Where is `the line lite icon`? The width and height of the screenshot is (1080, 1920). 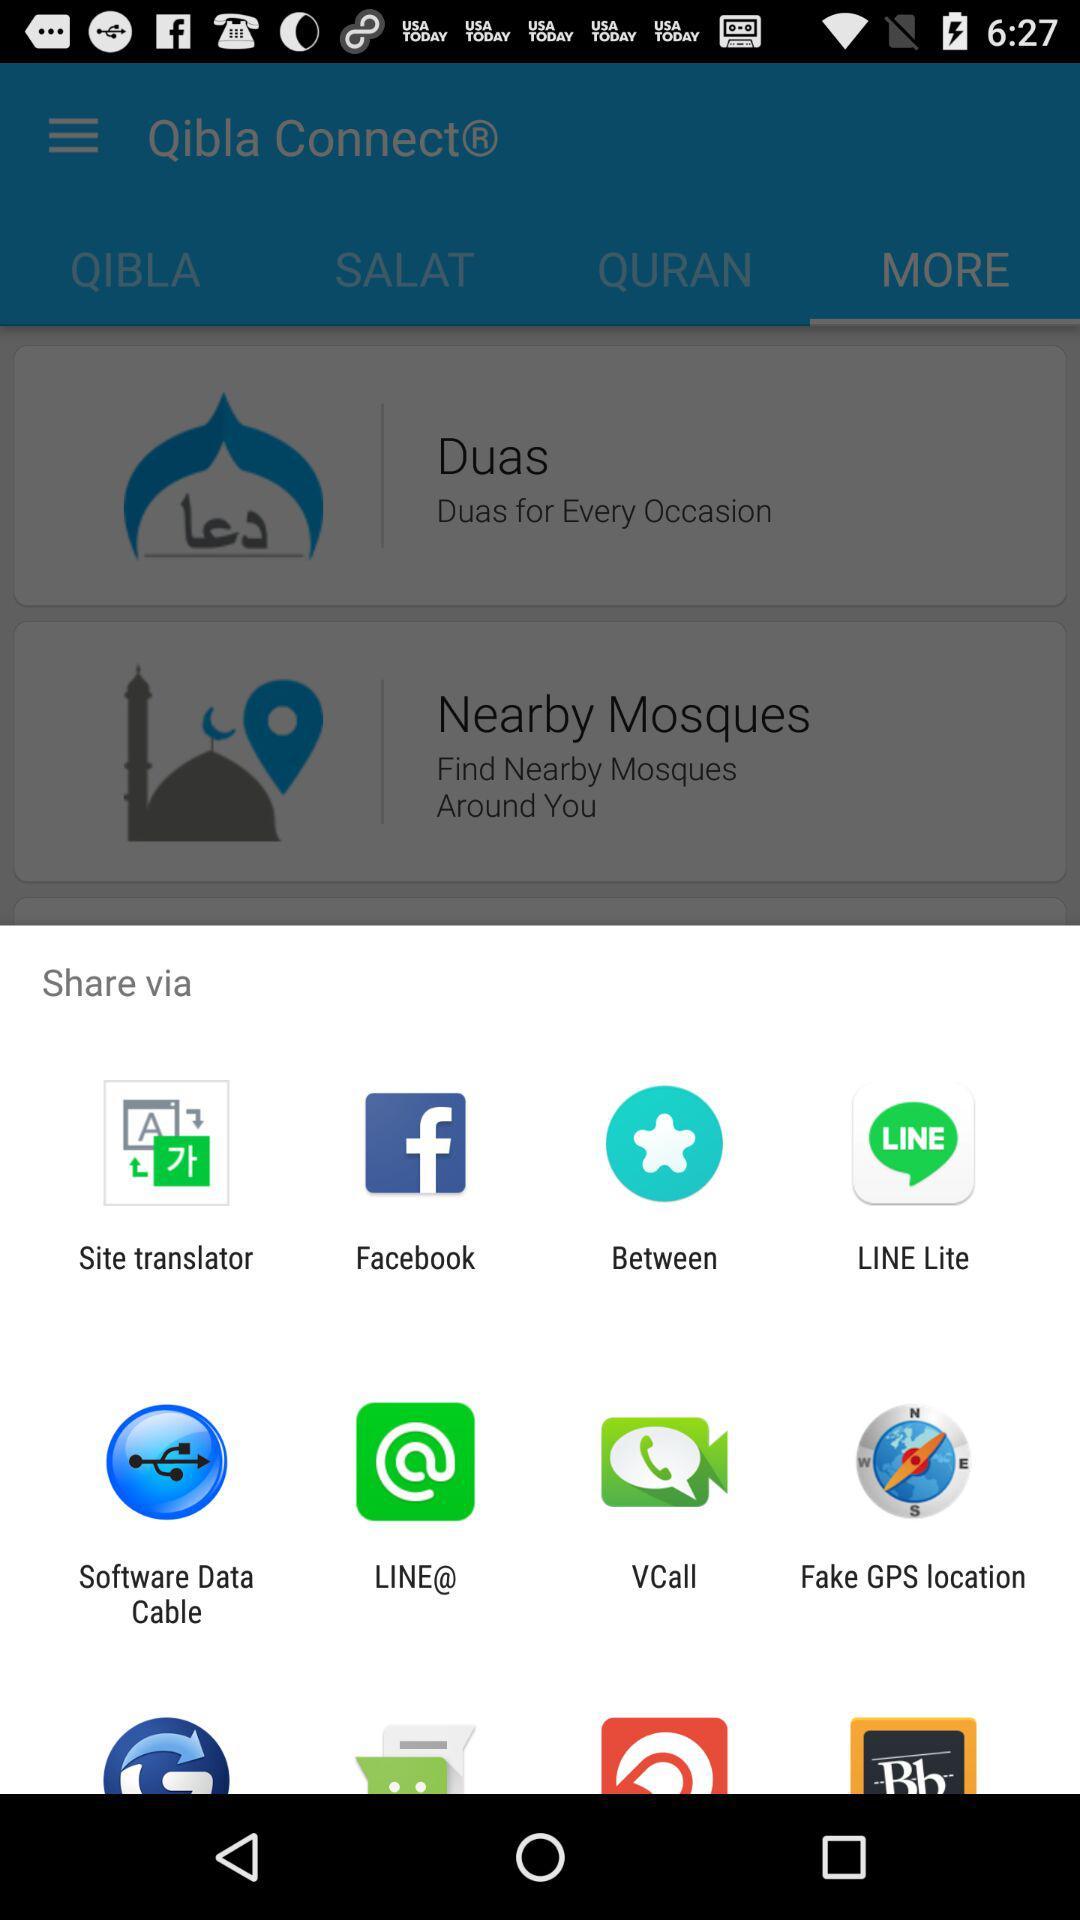
the line lite icon is located at coordinates (913, 1274).